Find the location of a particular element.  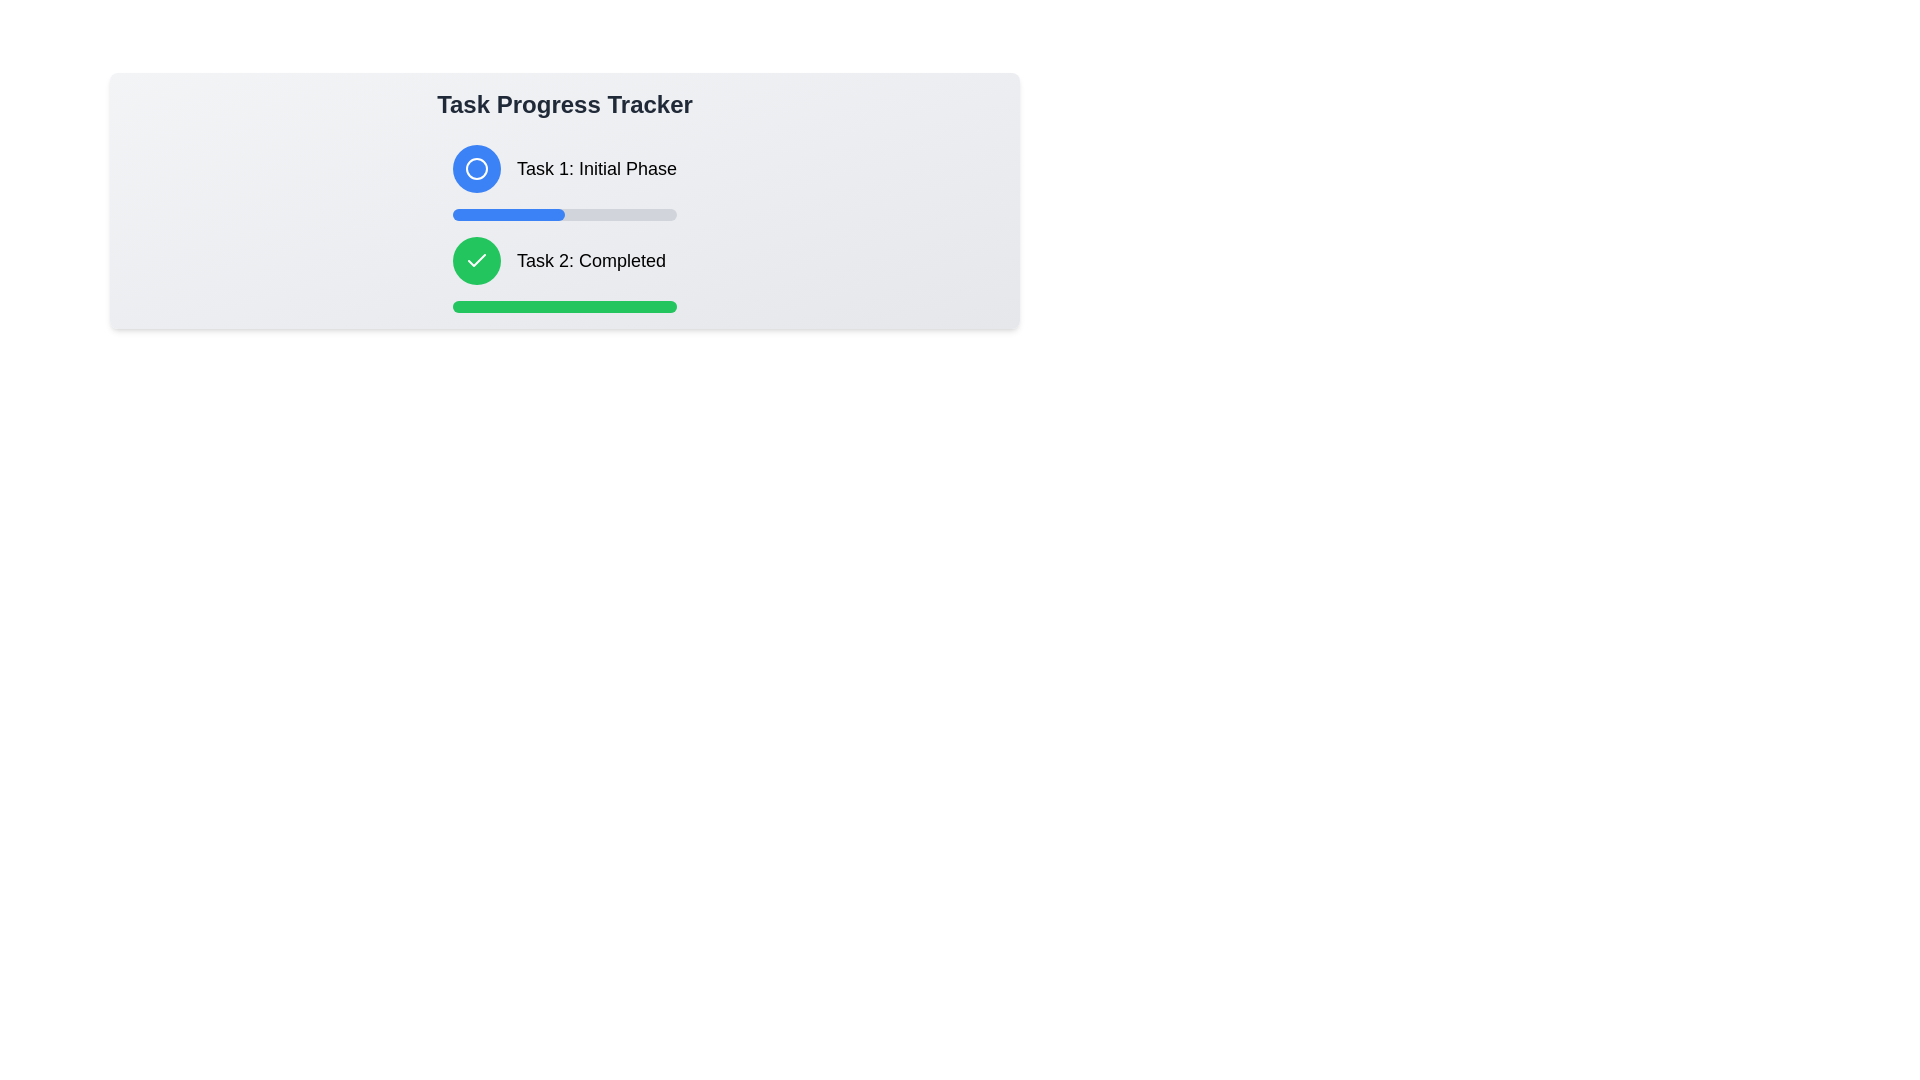

the circular SVG shape located within the blue circular icon next to the text 'Task 1: Initial Phase' is located at coordinates (475, 168).